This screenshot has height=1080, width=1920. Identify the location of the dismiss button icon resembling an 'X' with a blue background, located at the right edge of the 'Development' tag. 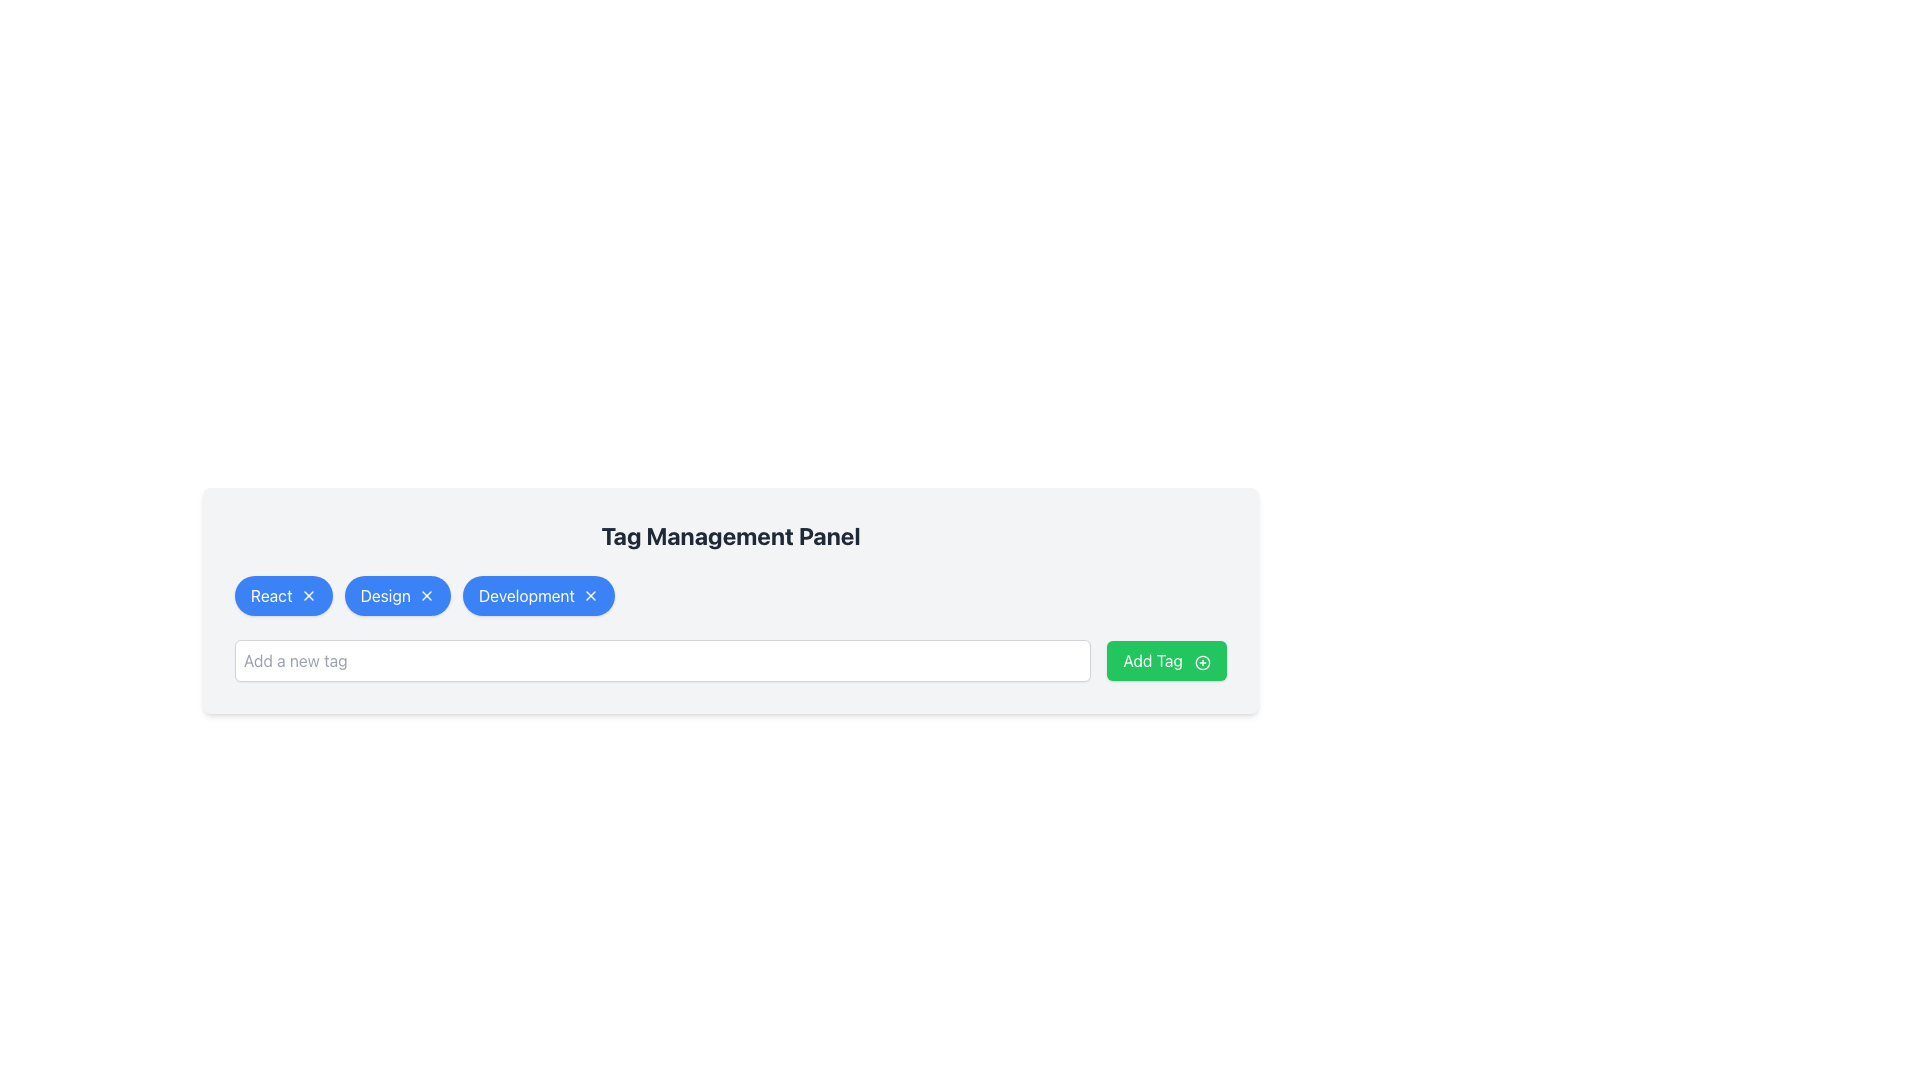
(589, 595).